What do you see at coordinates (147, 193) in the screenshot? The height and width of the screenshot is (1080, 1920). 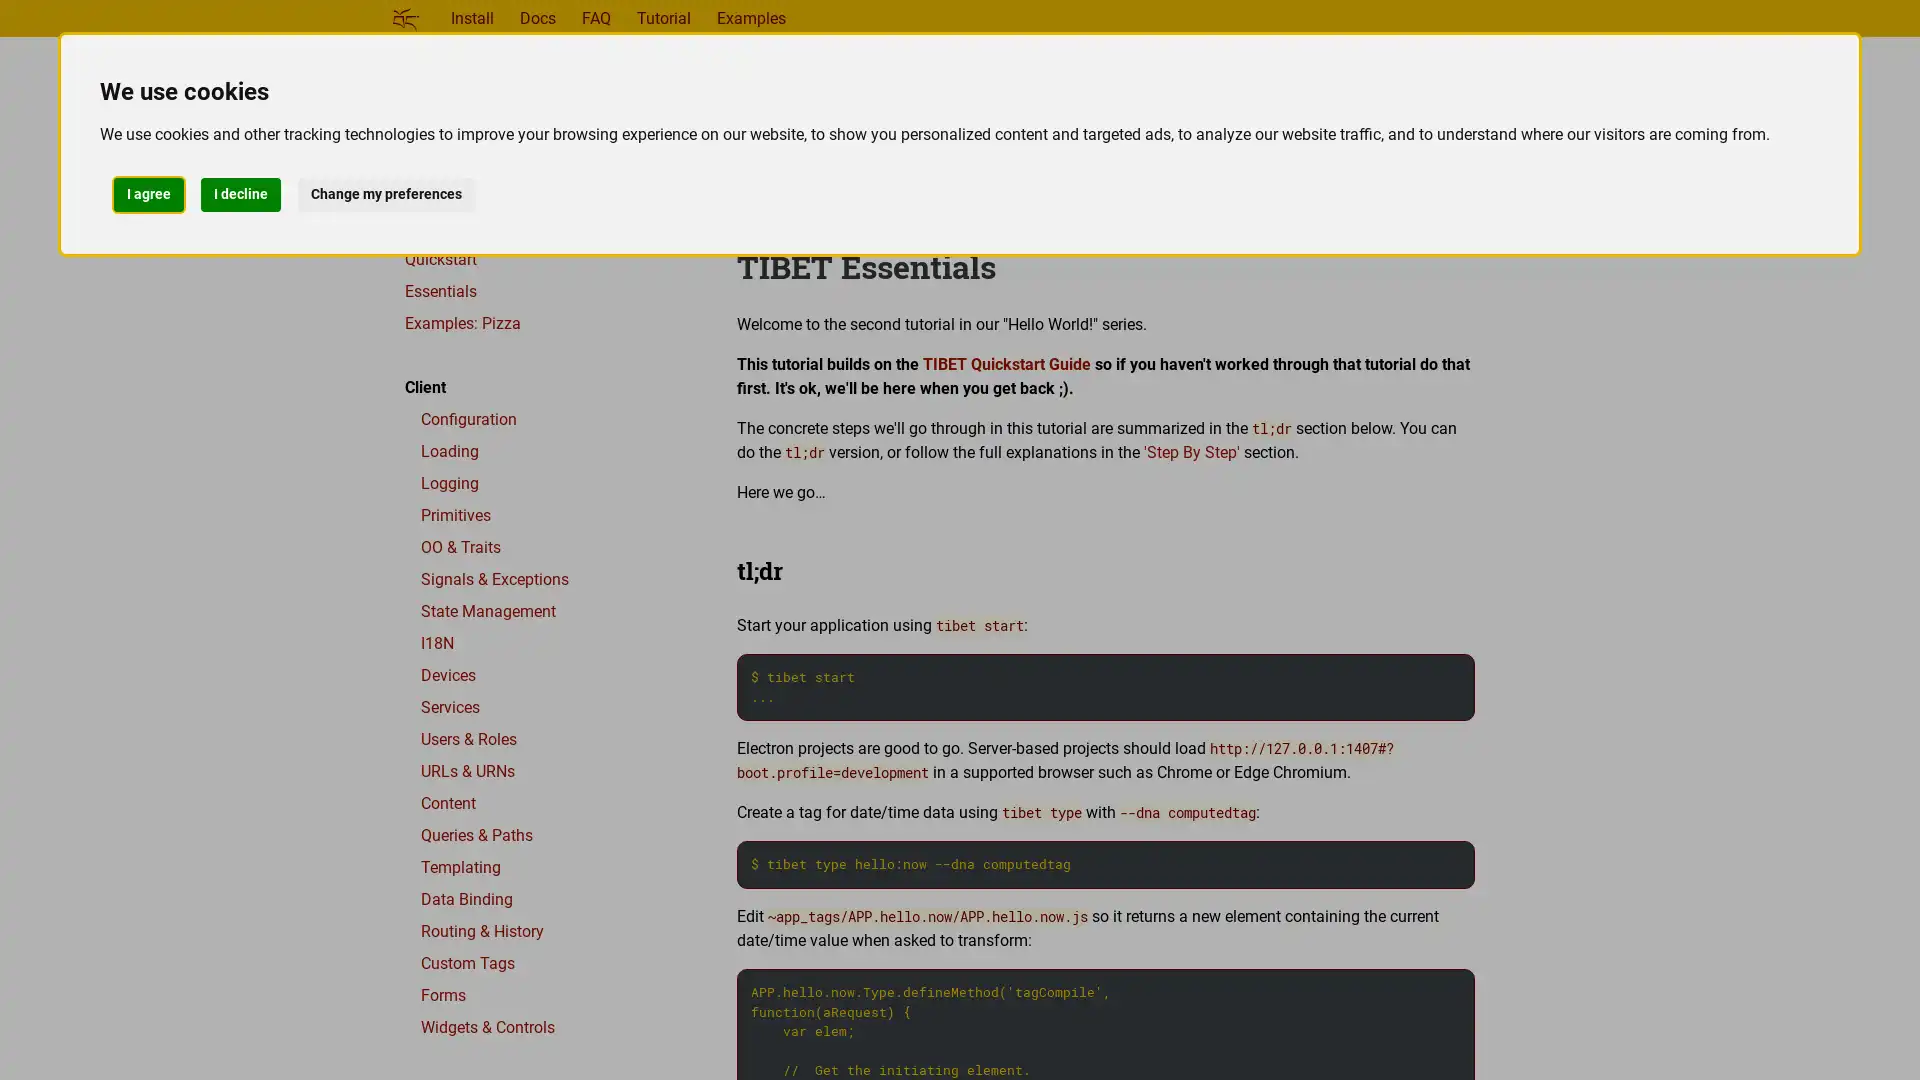 I see `I agree` at bounding box center [147, 193].